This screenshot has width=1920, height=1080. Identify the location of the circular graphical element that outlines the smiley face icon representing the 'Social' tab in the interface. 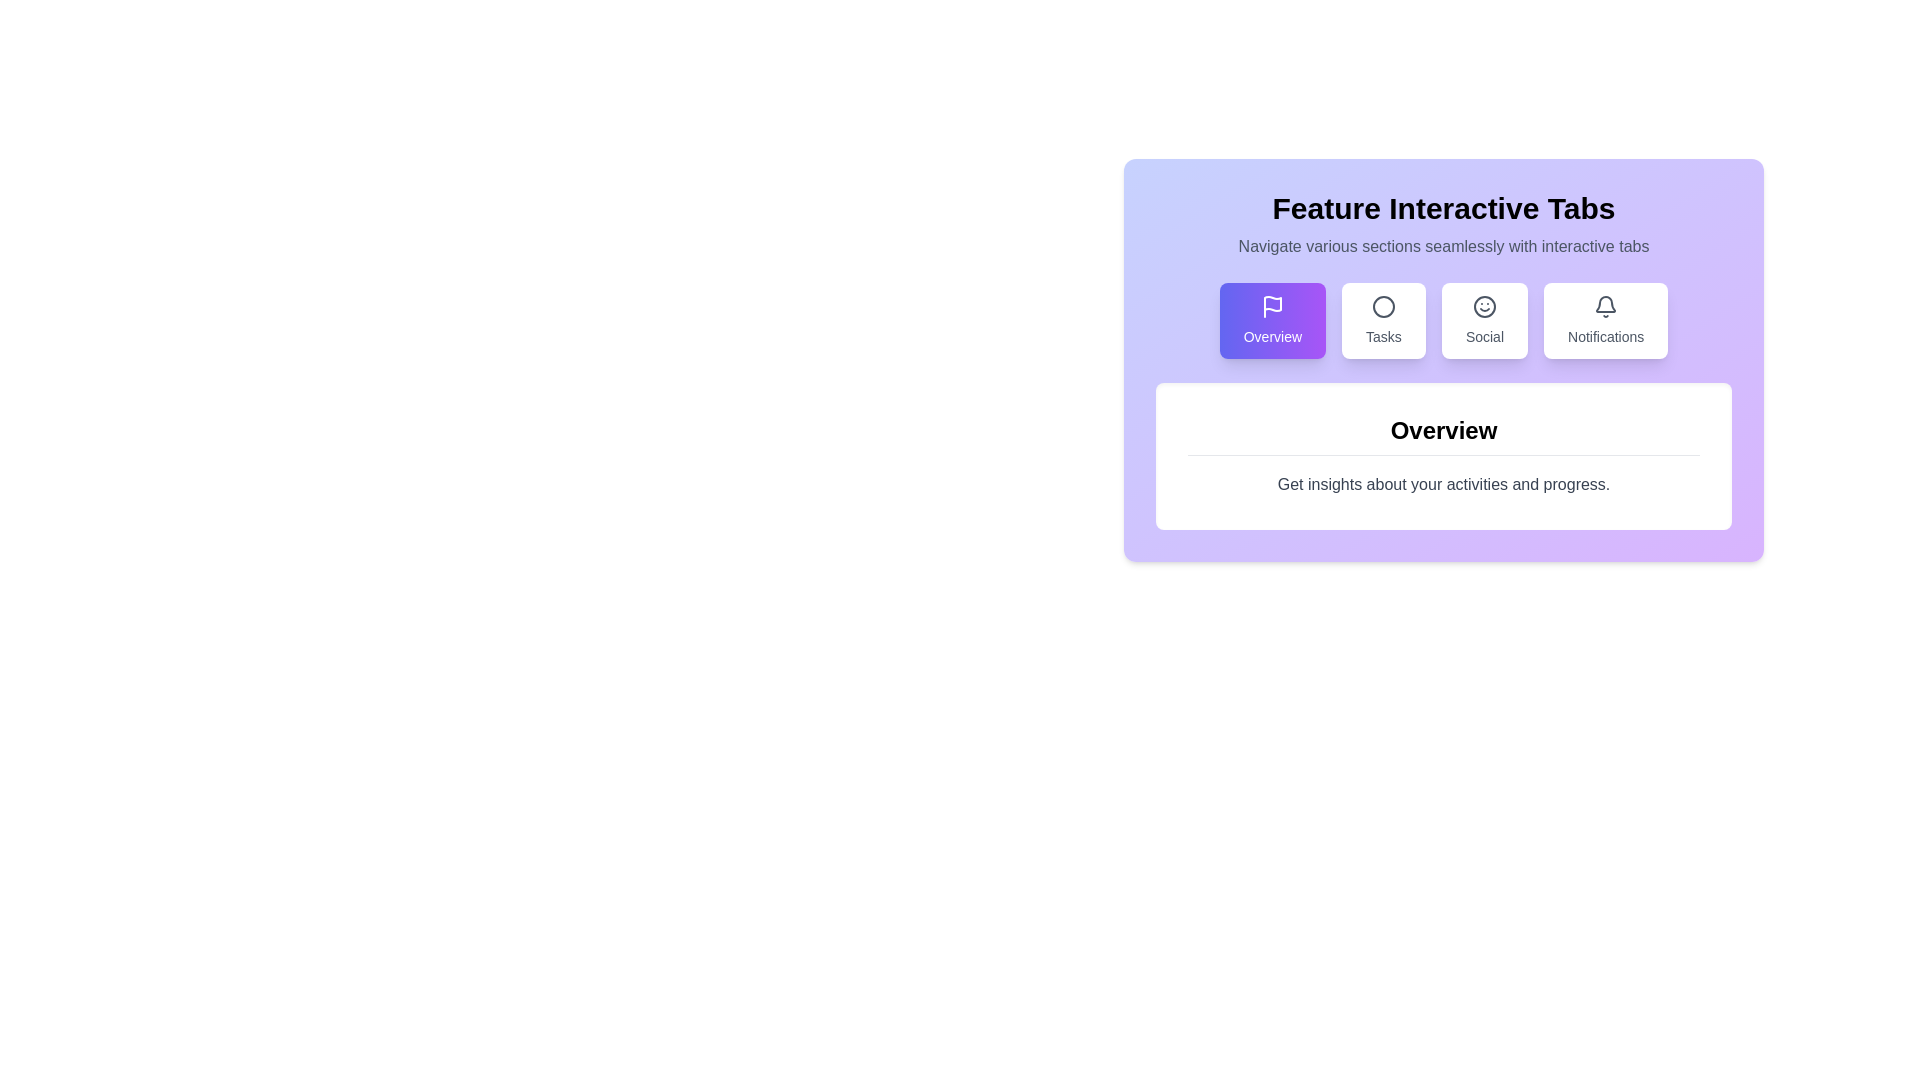
(1484, 307).